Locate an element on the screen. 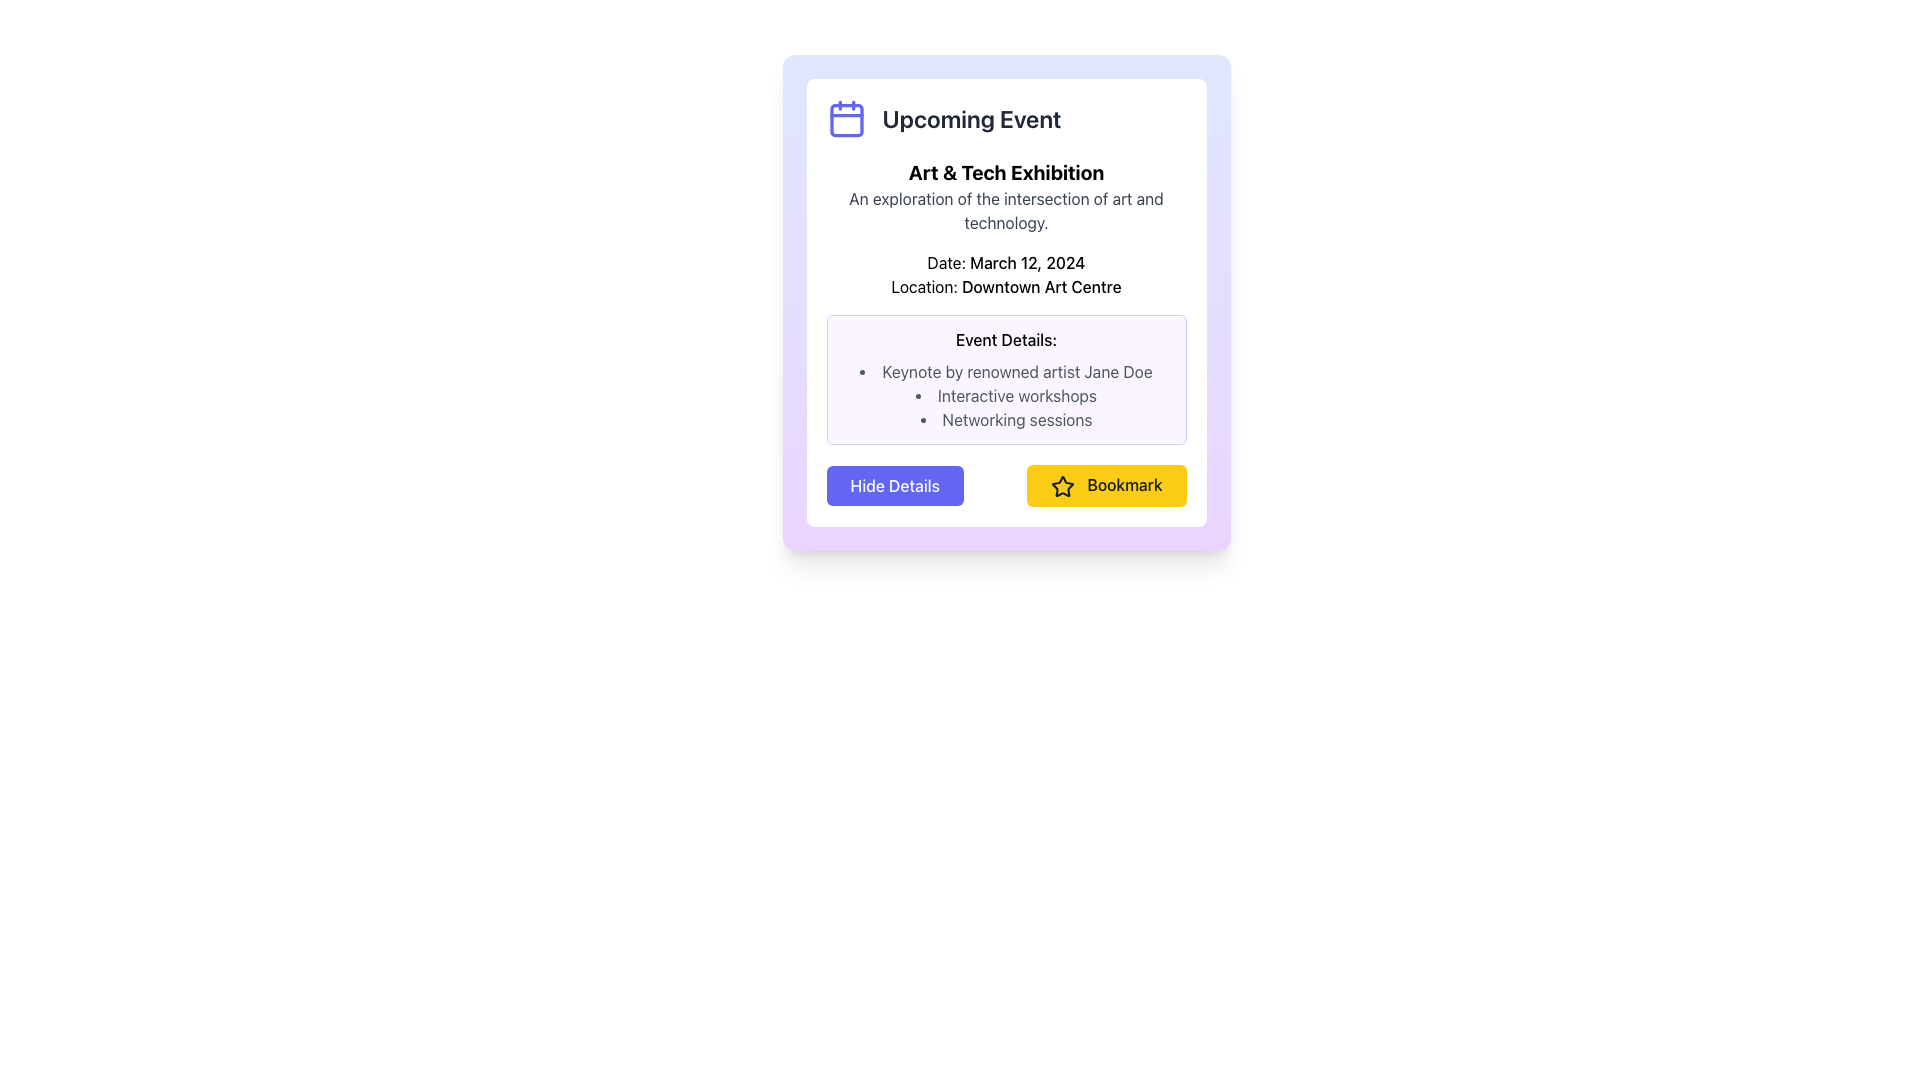 Image resolution: width=1920 pixels, height=1080 pixels. the Text Label that displays the location of the event, positioned between the date and event details sections is located at coordinates (1006, 286).